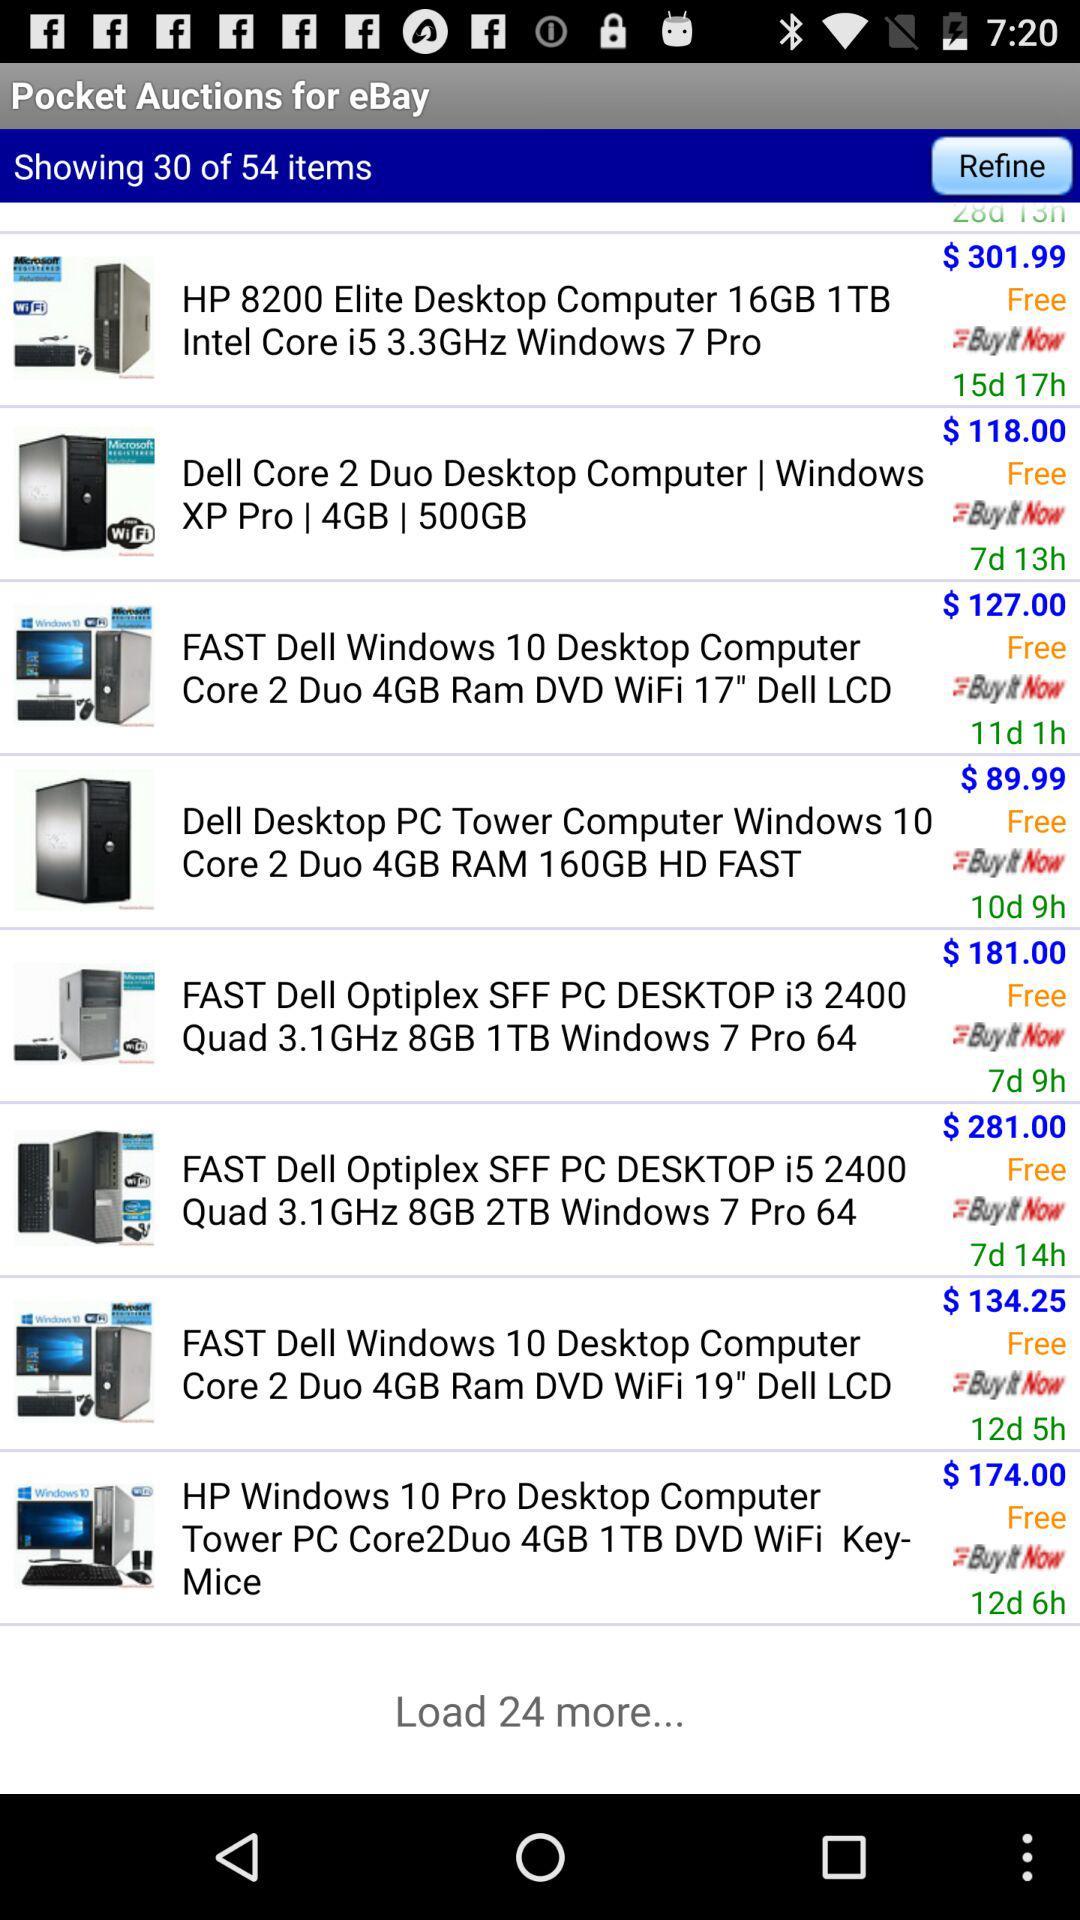  Describe the element at coordinates (1009, 216) in the screenshot. I see `the icon above the $ 301.99` at that location.